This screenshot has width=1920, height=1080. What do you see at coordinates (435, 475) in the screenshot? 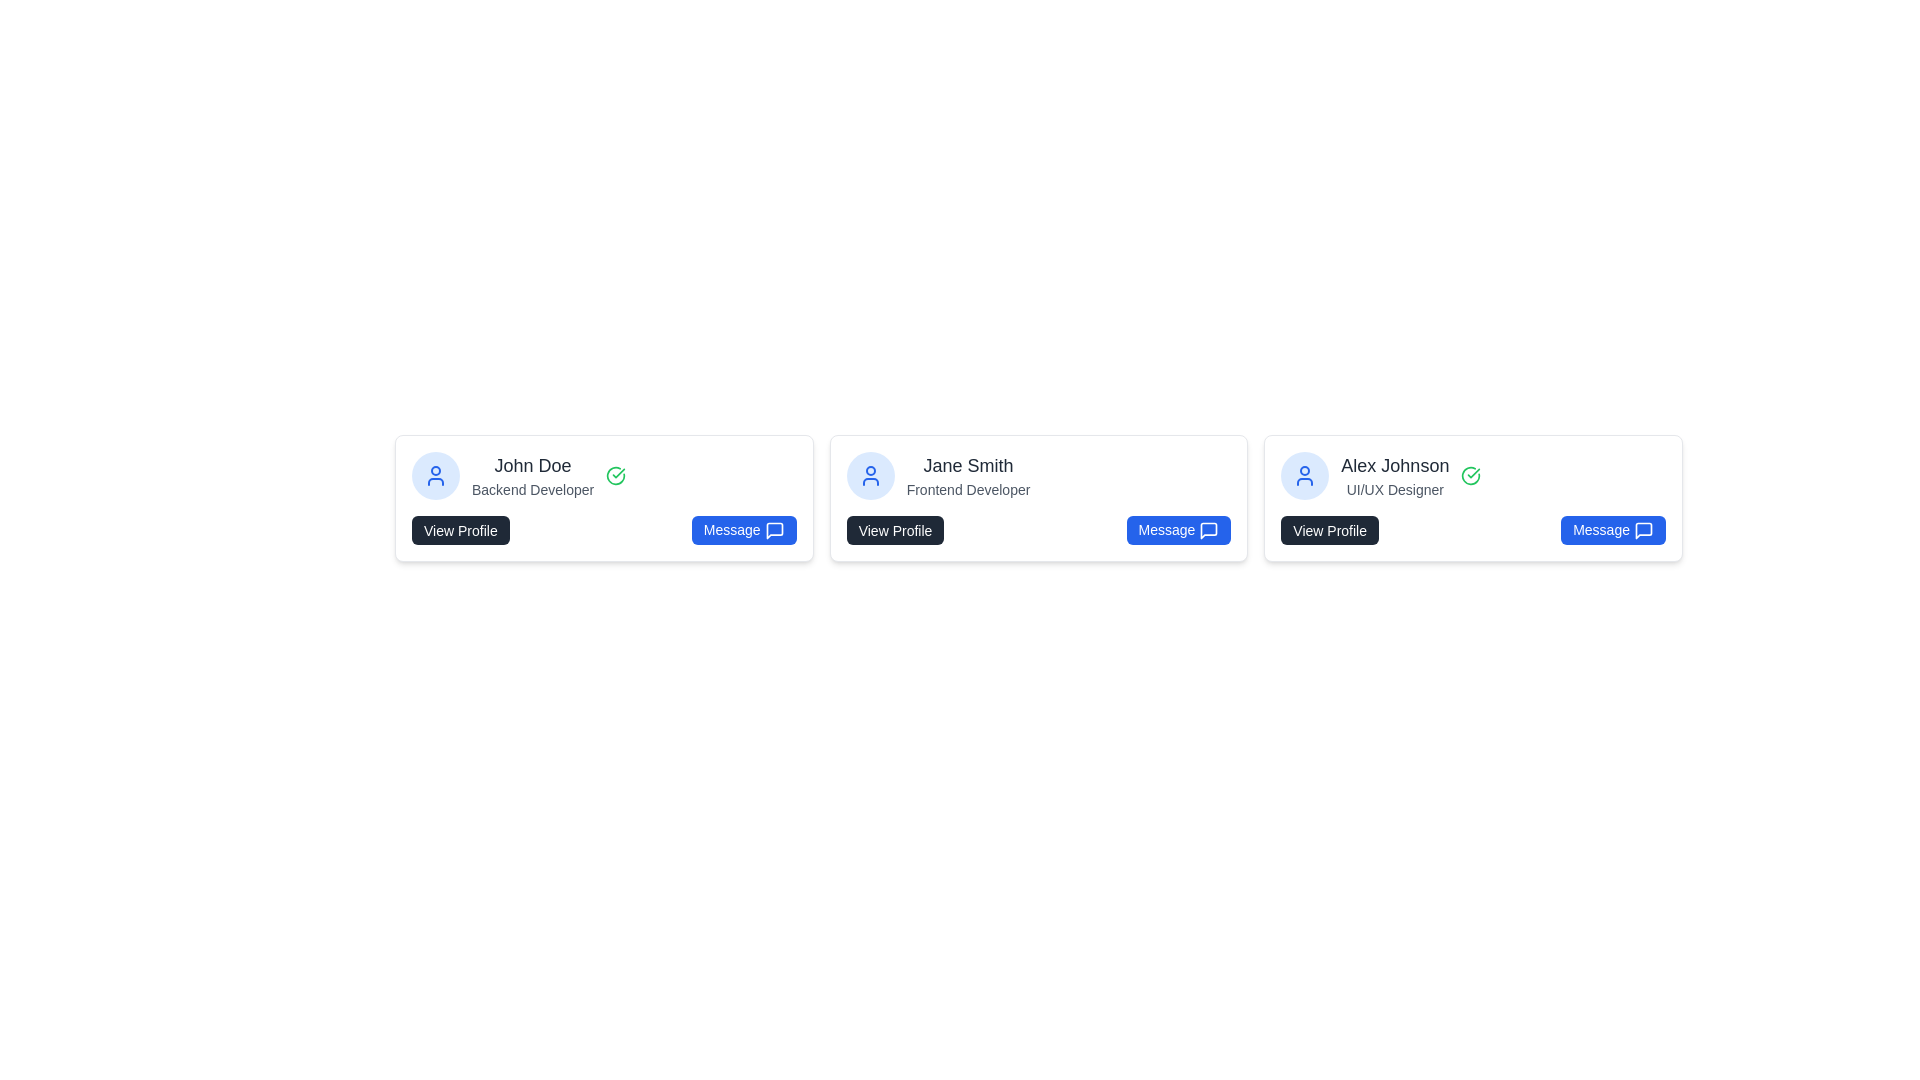
I see `the user's profile picture icon located in the leftmost user's card, which is displayed horizontally and centered within a circular background` at bounding box center [435, 475].